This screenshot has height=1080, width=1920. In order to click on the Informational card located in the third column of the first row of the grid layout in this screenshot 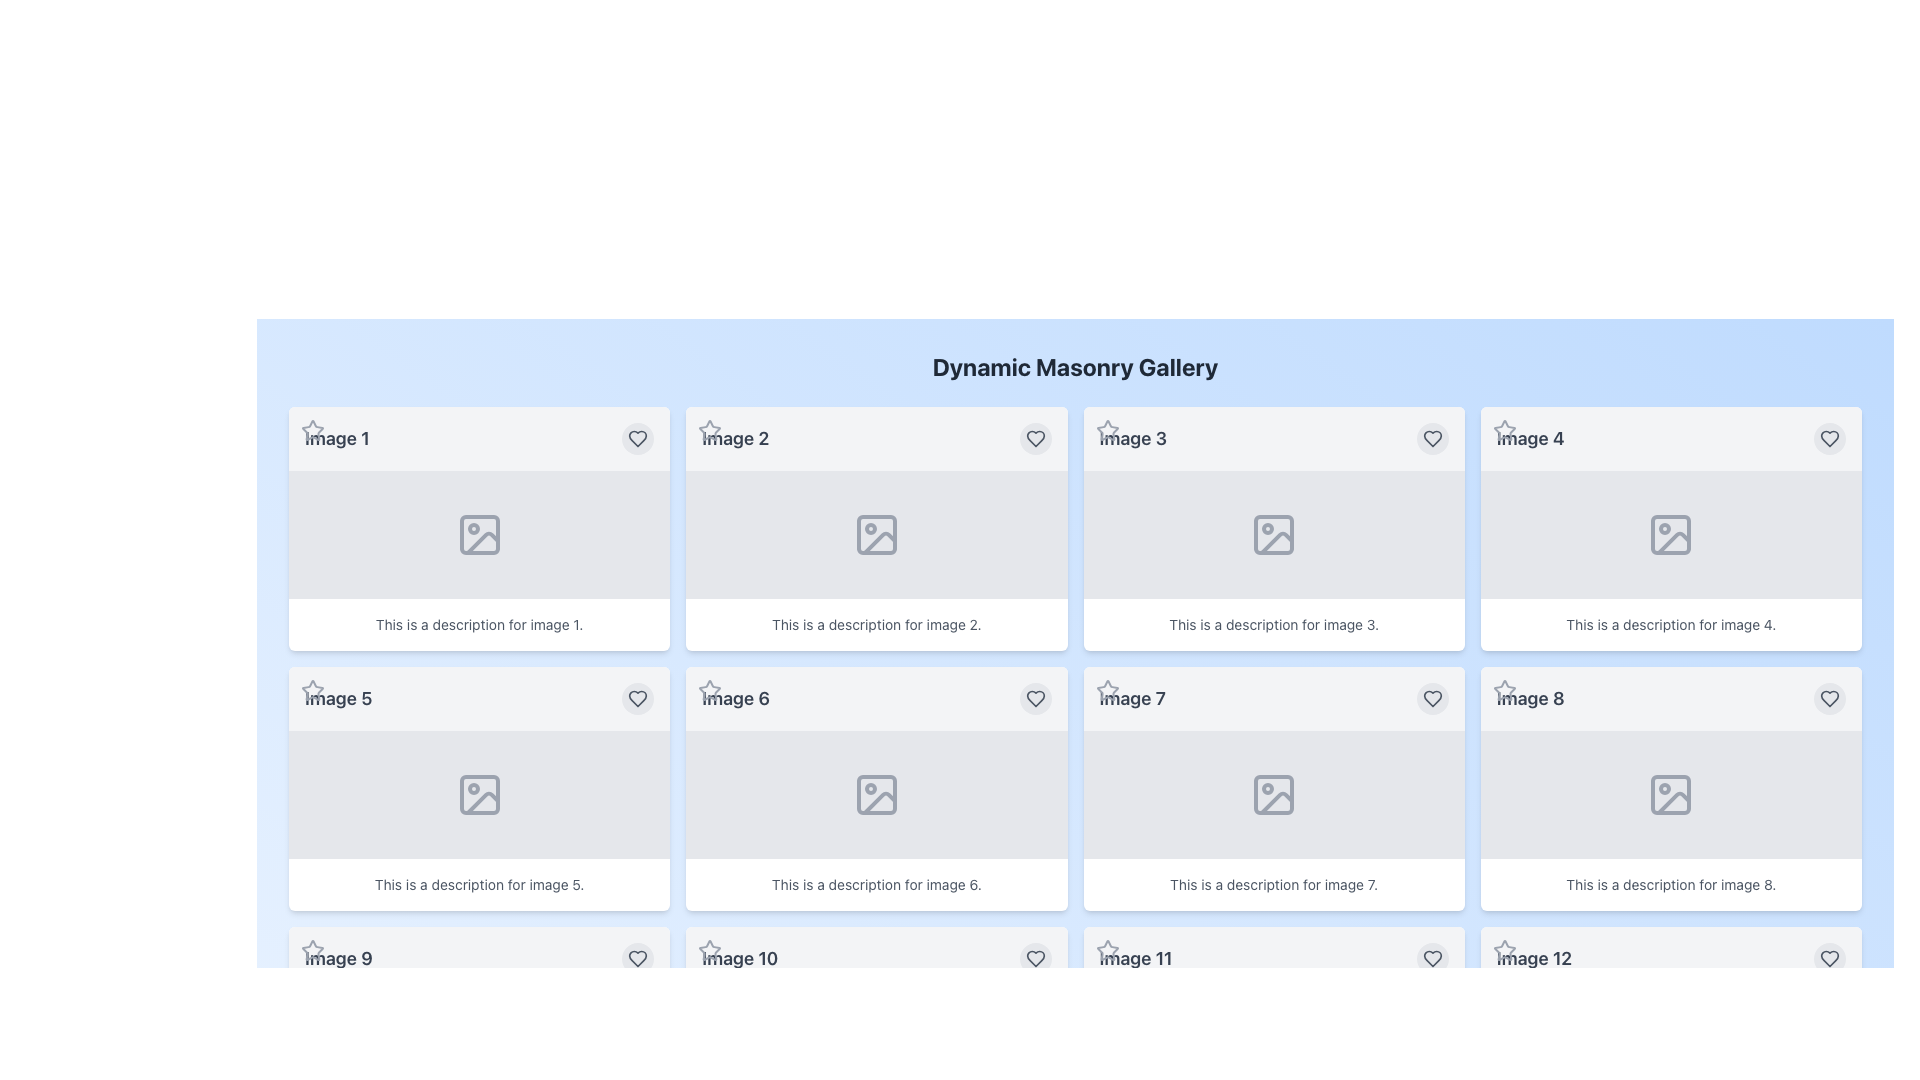, I will do `click(1272, 527)`.